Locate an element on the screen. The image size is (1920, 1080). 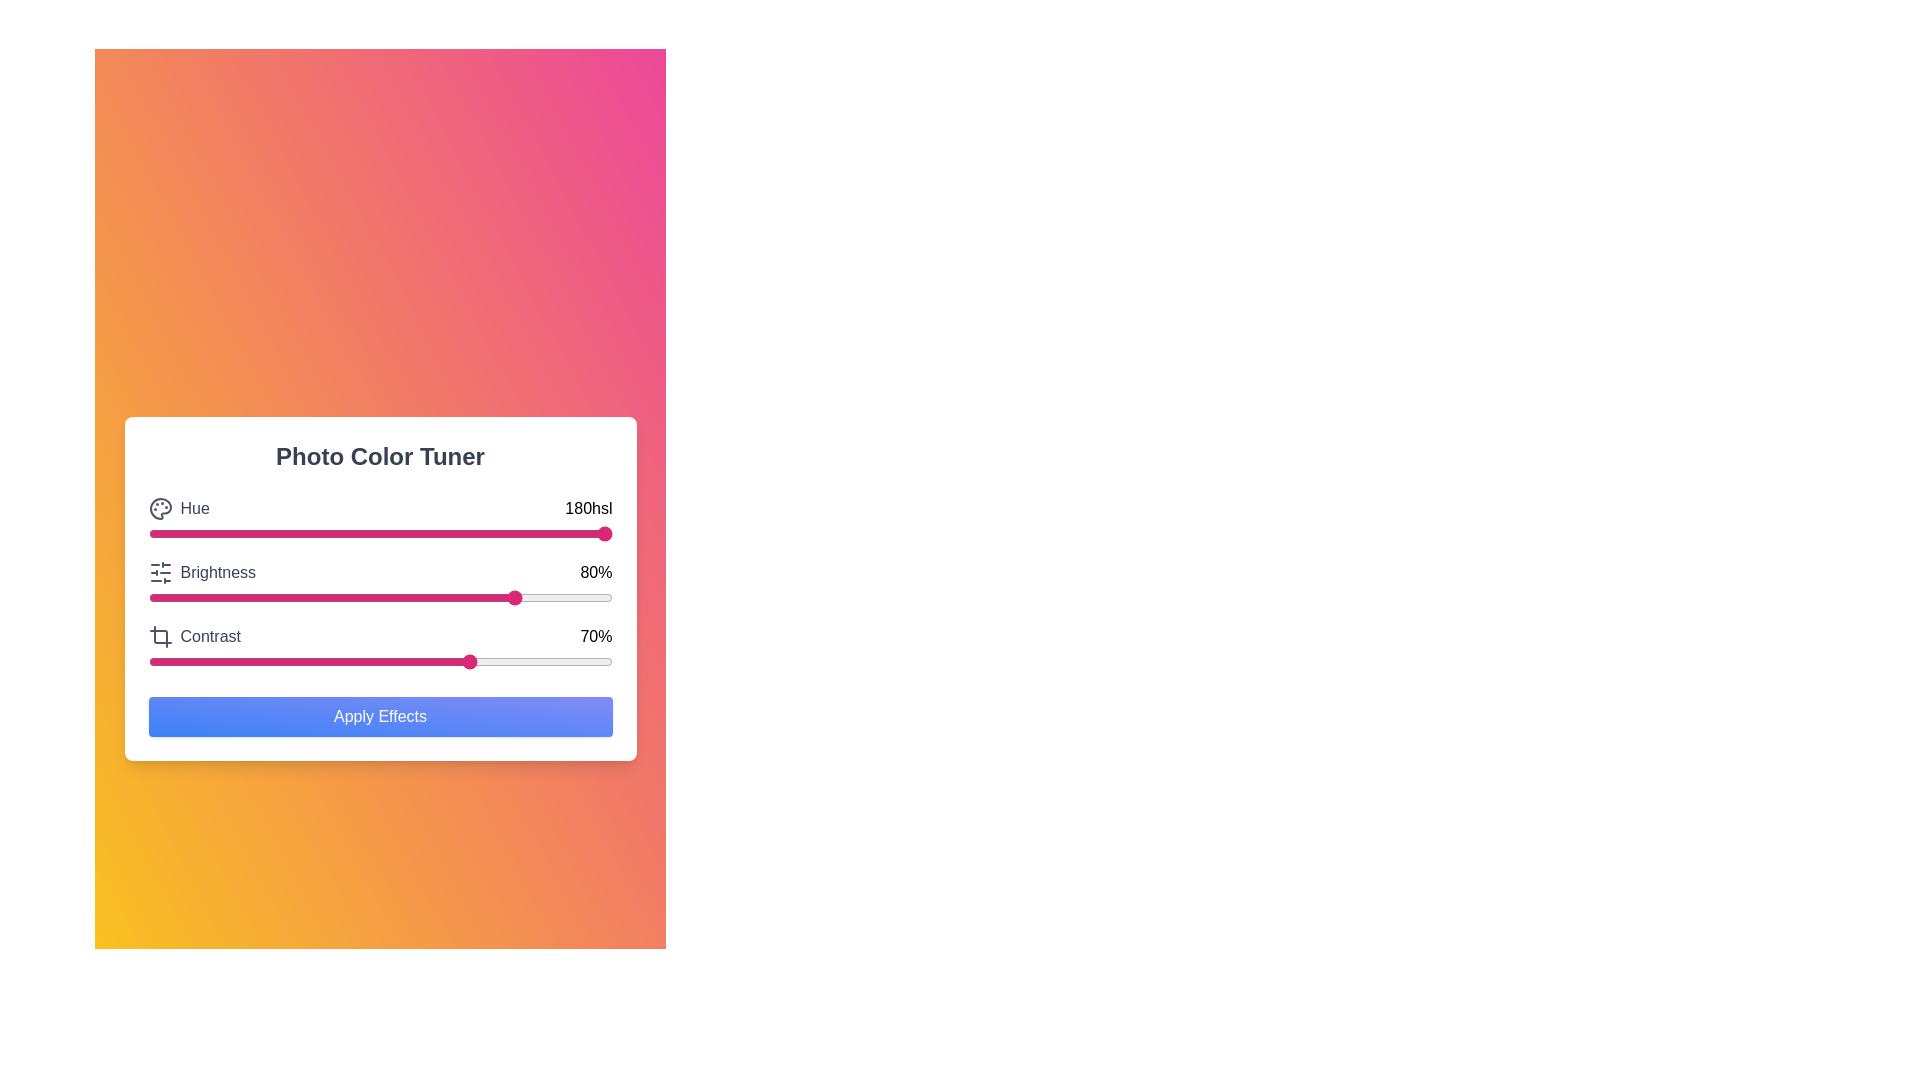
the hue slider to set the hue value to 71 is located at coordinates (476, 532).